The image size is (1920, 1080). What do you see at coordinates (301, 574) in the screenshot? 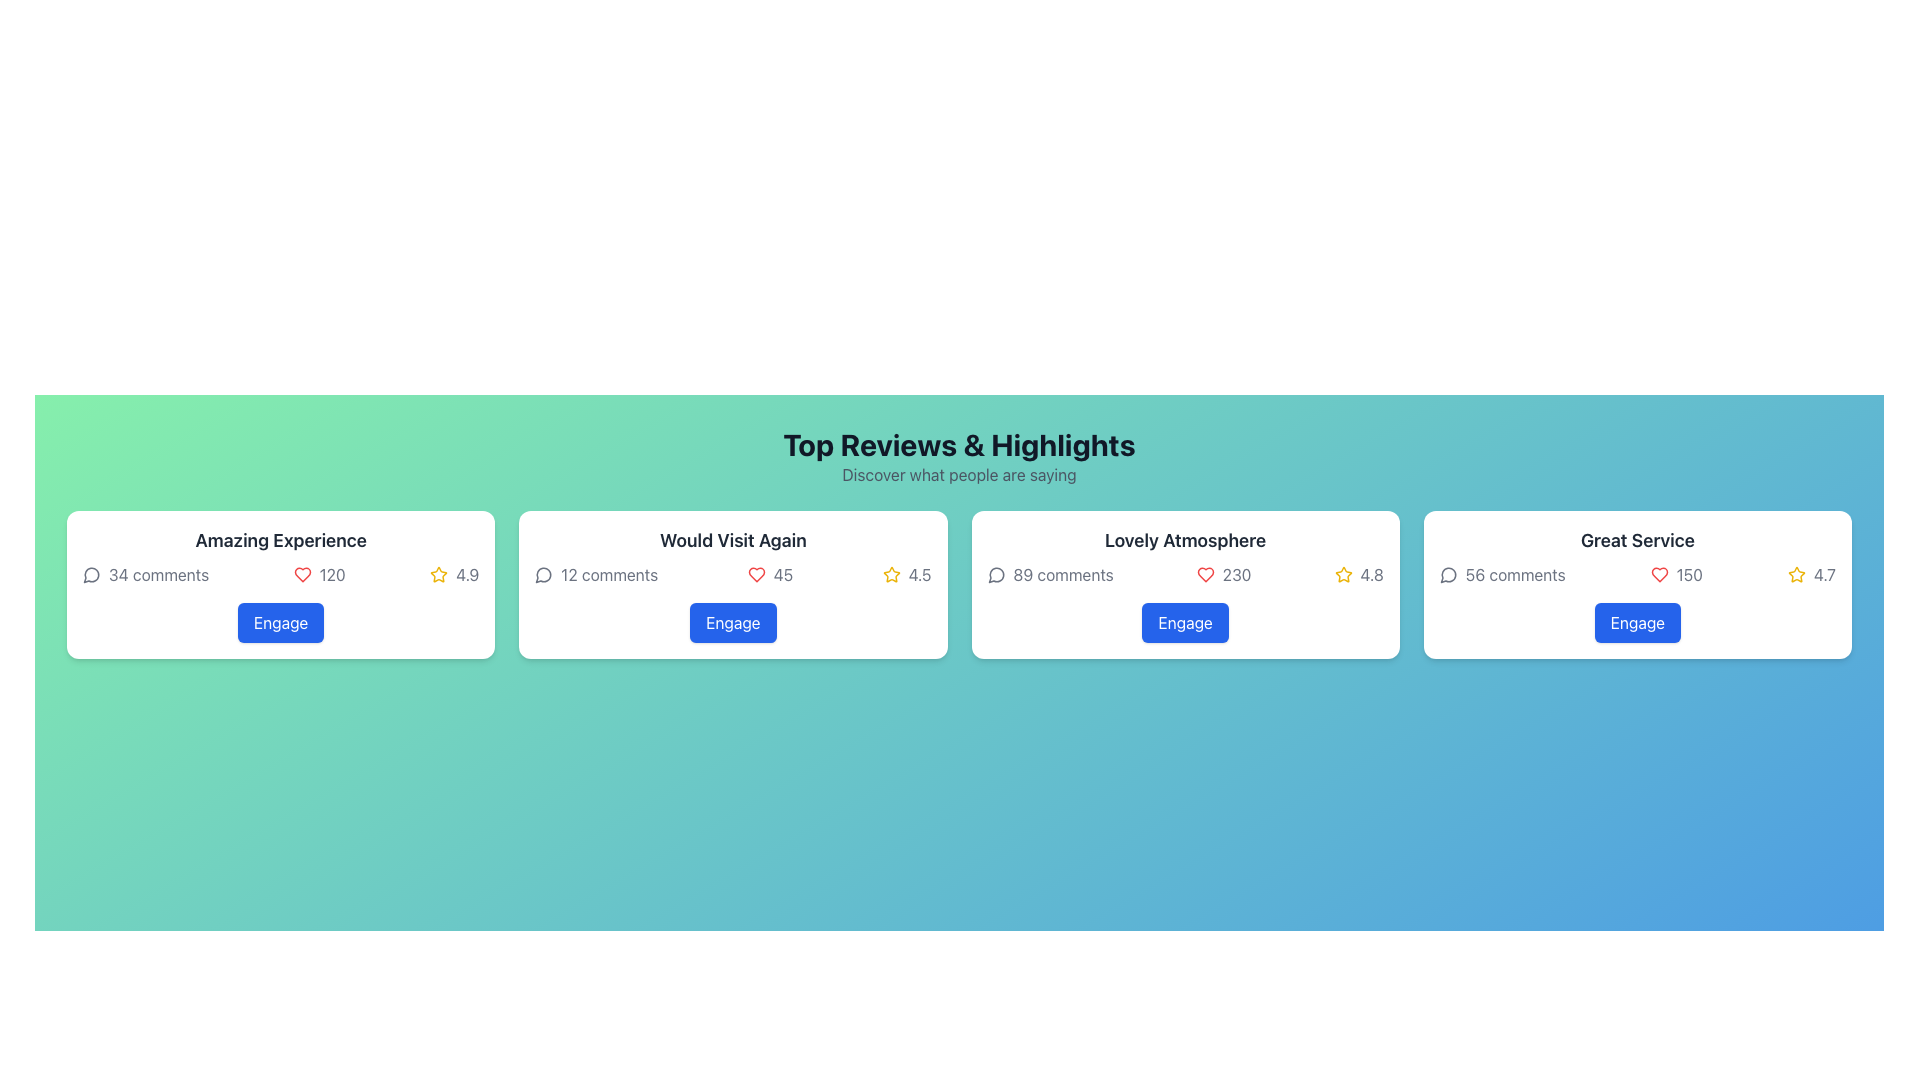
I see `the heart icon that indicates user likes or favorites, located in the first card's statistics row between the comment count and star rating` at bounding box center [301, 574].